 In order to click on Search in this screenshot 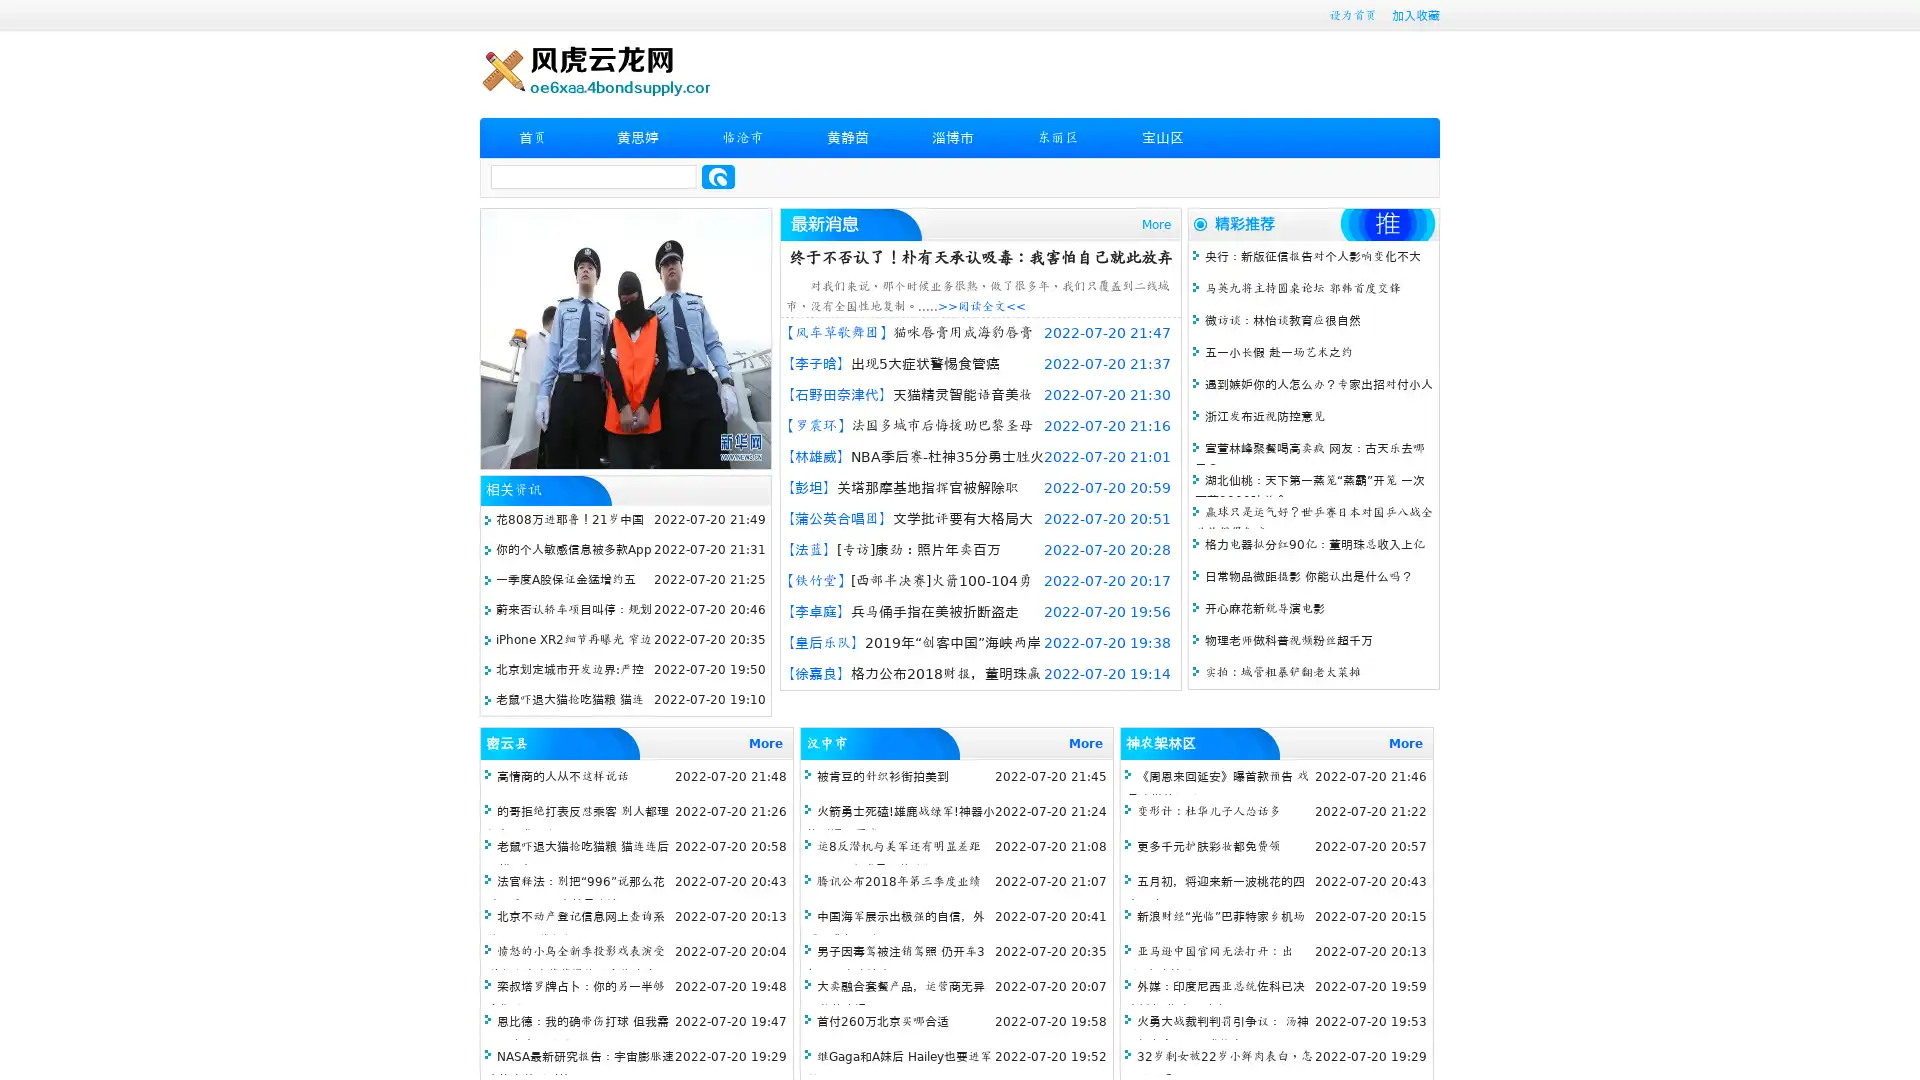, I will do `click(718, 176)`.